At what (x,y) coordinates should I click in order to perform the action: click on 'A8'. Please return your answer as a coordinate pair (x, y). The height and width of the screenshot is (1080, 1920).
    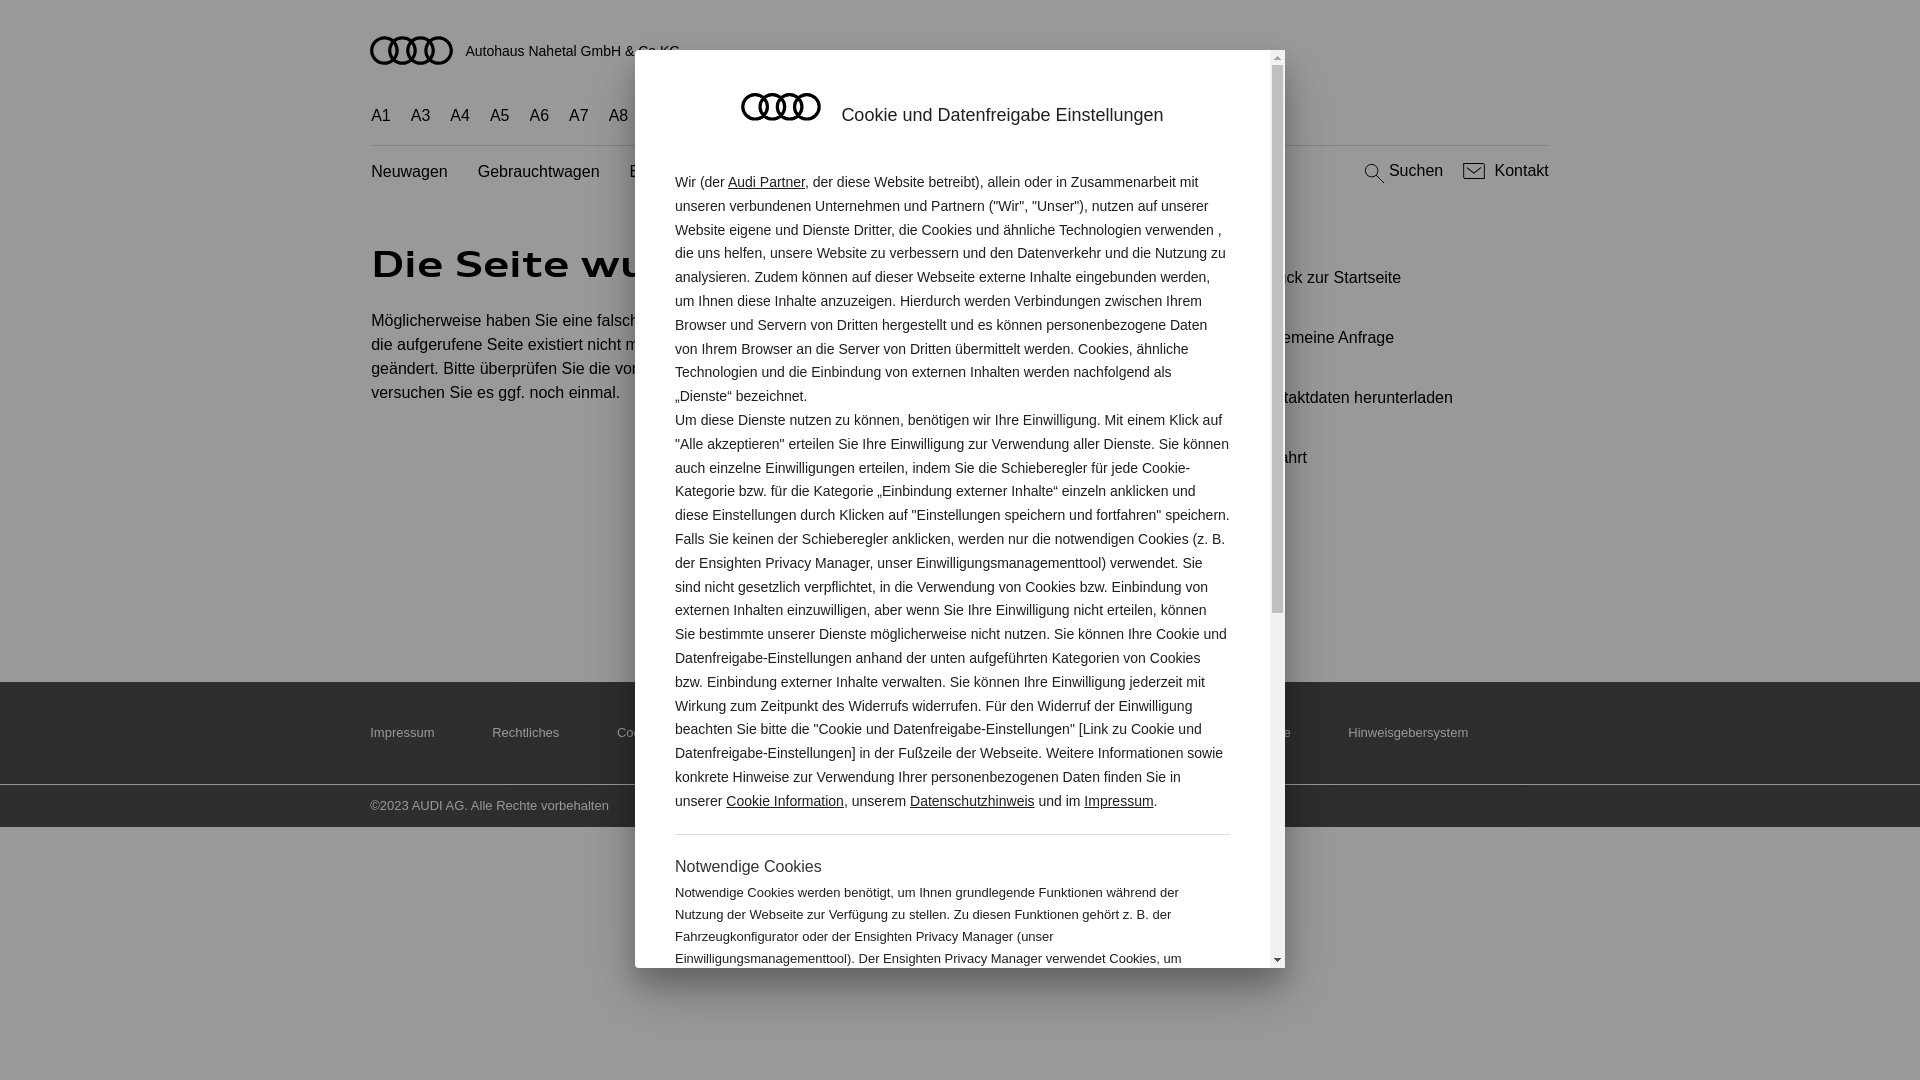
    Looking at the image, I should click on (608, 115).